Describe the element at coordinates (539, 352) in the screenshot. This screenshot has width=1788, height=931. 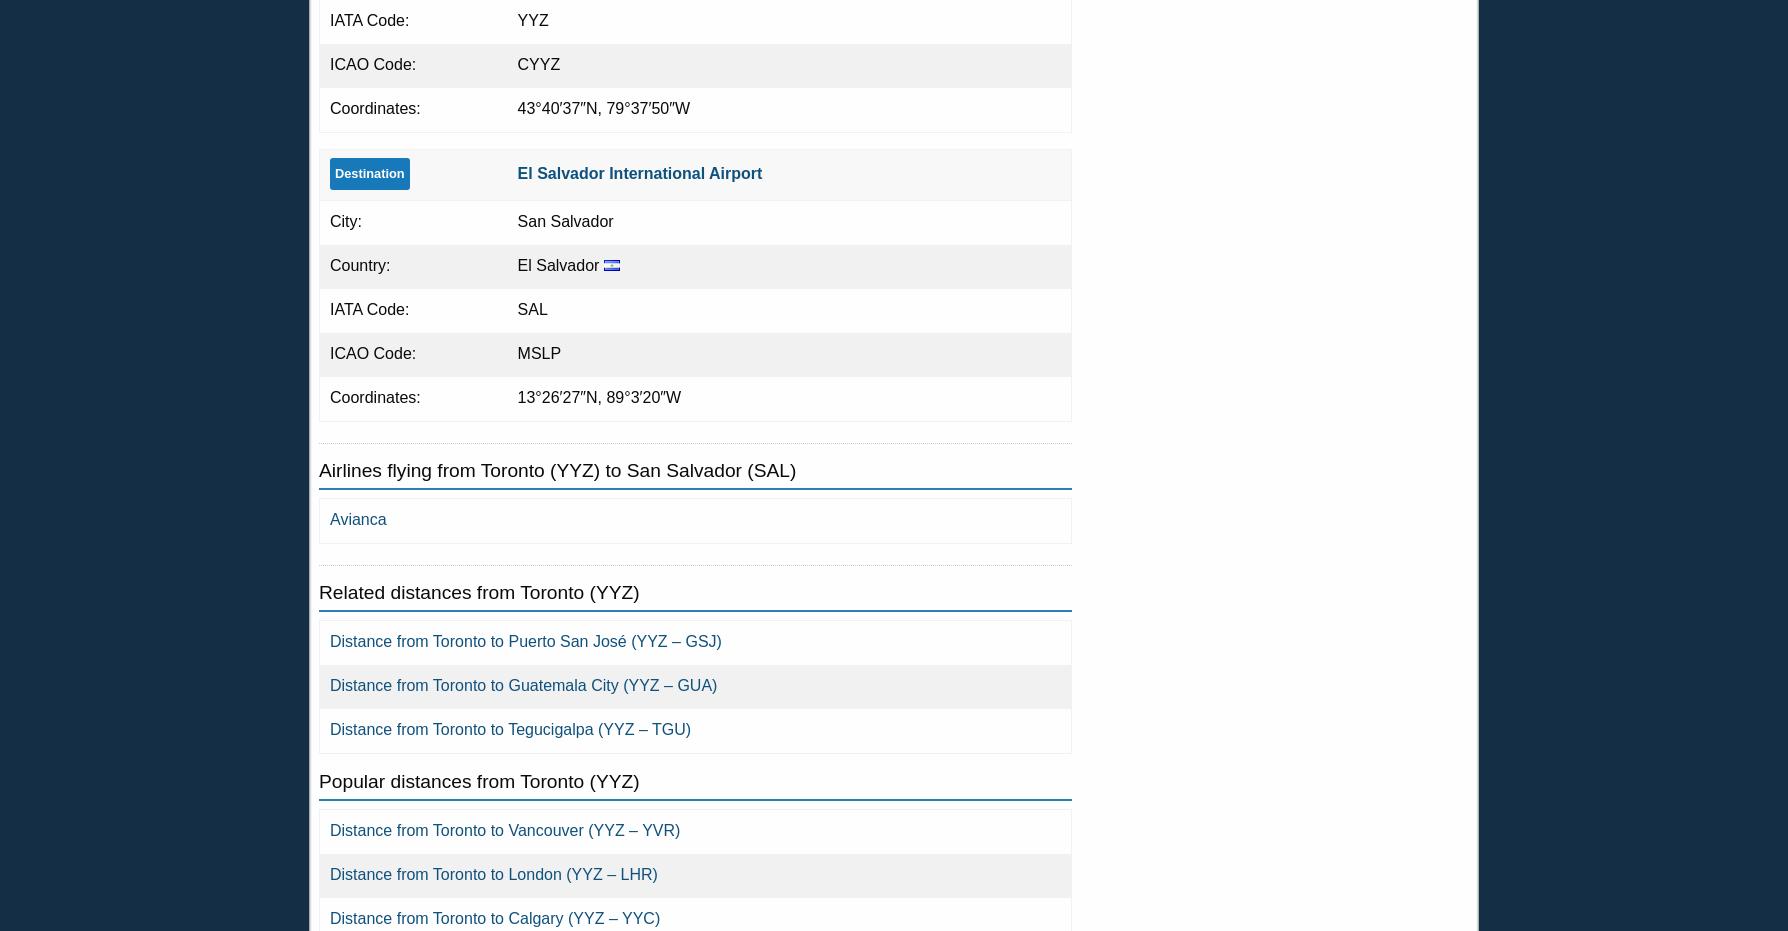
I see `'MSLP'` at that location.